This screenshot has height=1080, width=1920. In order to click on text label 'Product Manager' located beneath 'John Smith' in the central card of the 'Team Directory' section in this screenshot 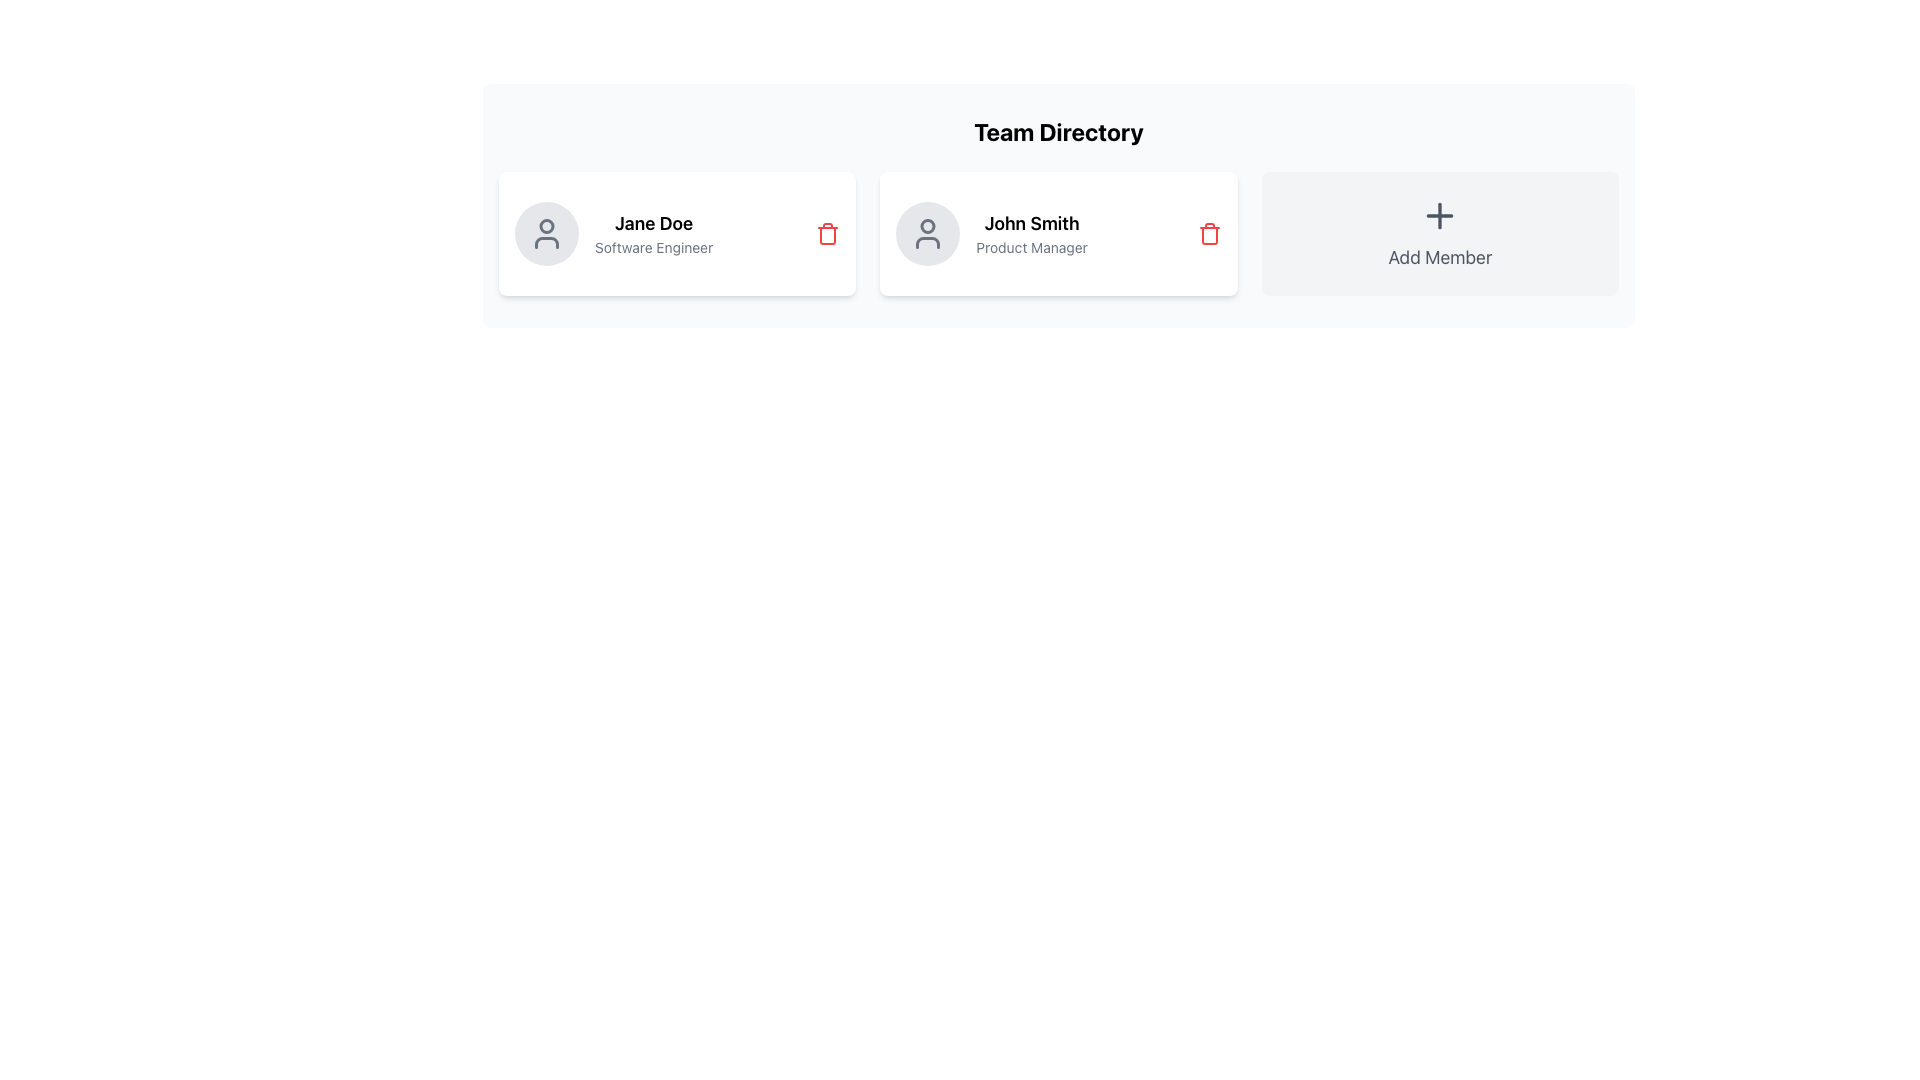, I will do `click(1032, 246)`.